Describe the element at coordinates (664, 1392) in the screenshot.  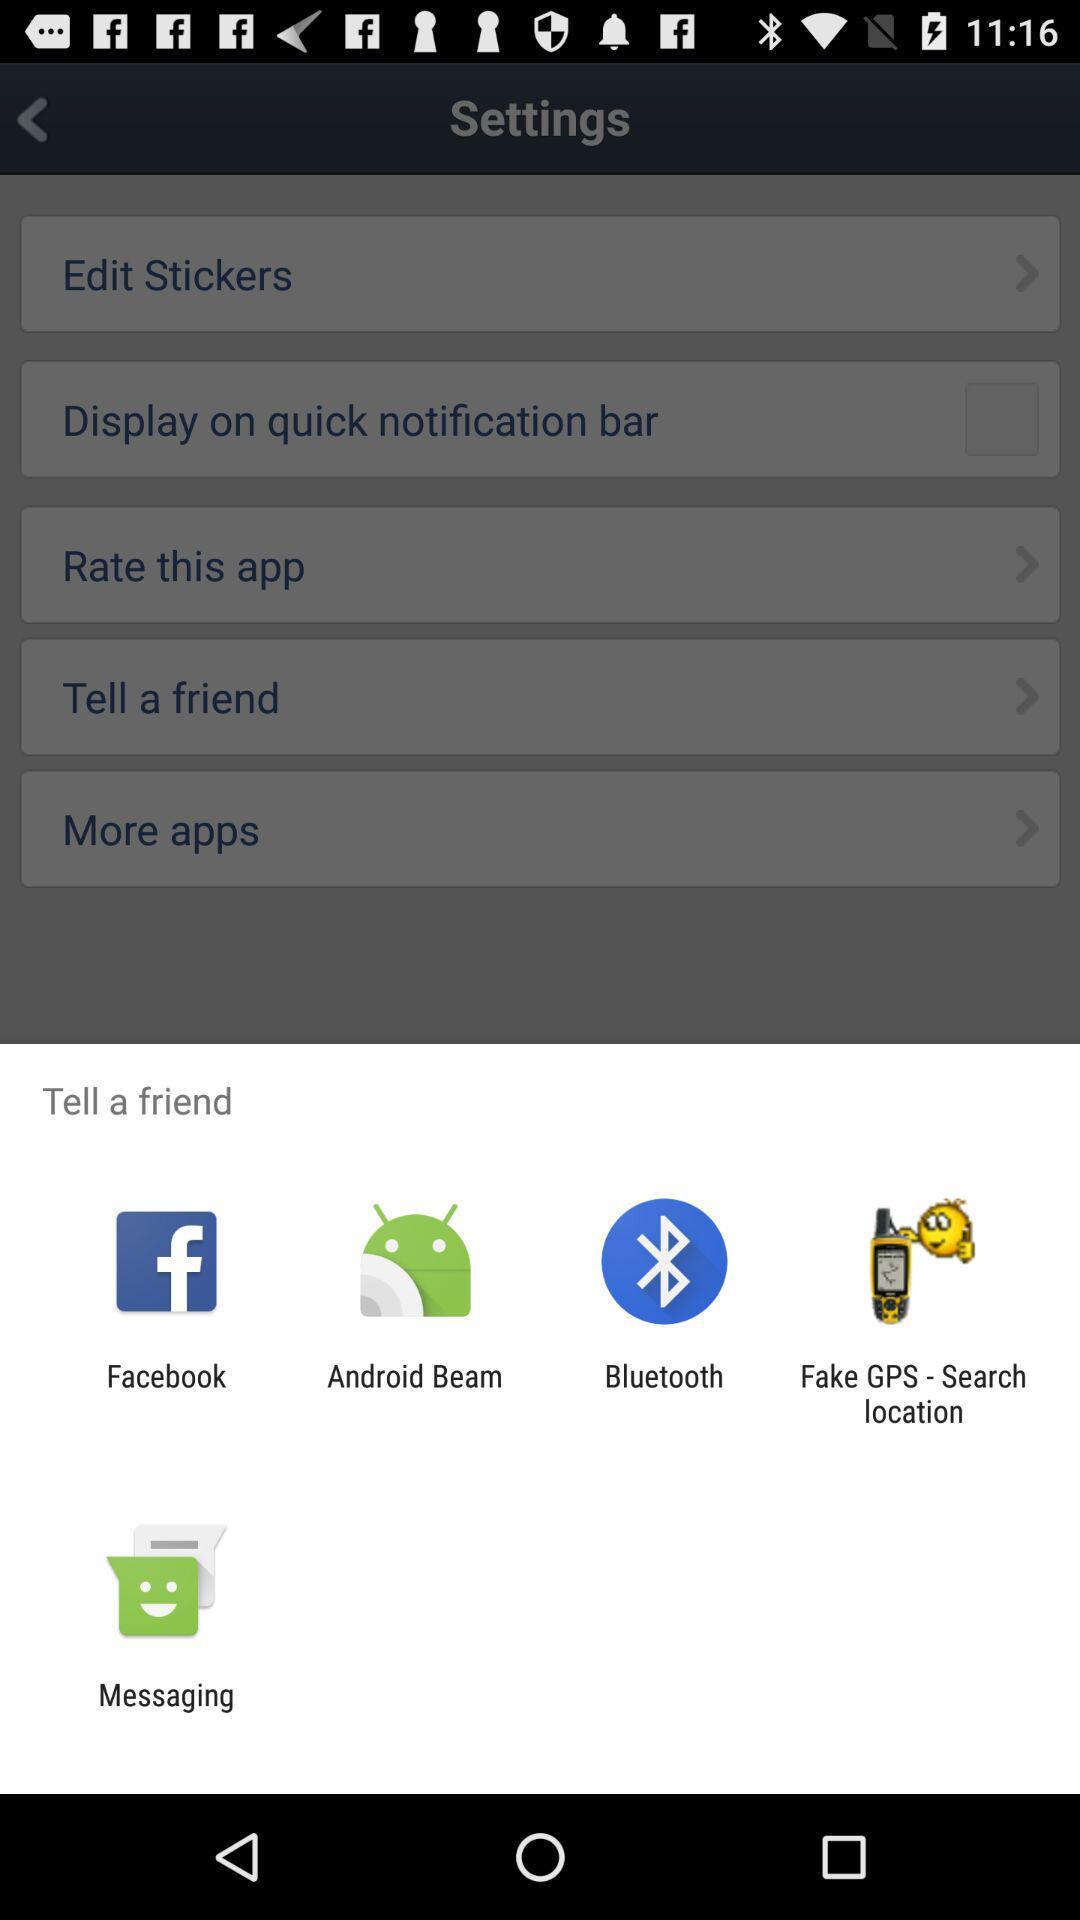
I see `icon to the right of the android beam icon` at that location.